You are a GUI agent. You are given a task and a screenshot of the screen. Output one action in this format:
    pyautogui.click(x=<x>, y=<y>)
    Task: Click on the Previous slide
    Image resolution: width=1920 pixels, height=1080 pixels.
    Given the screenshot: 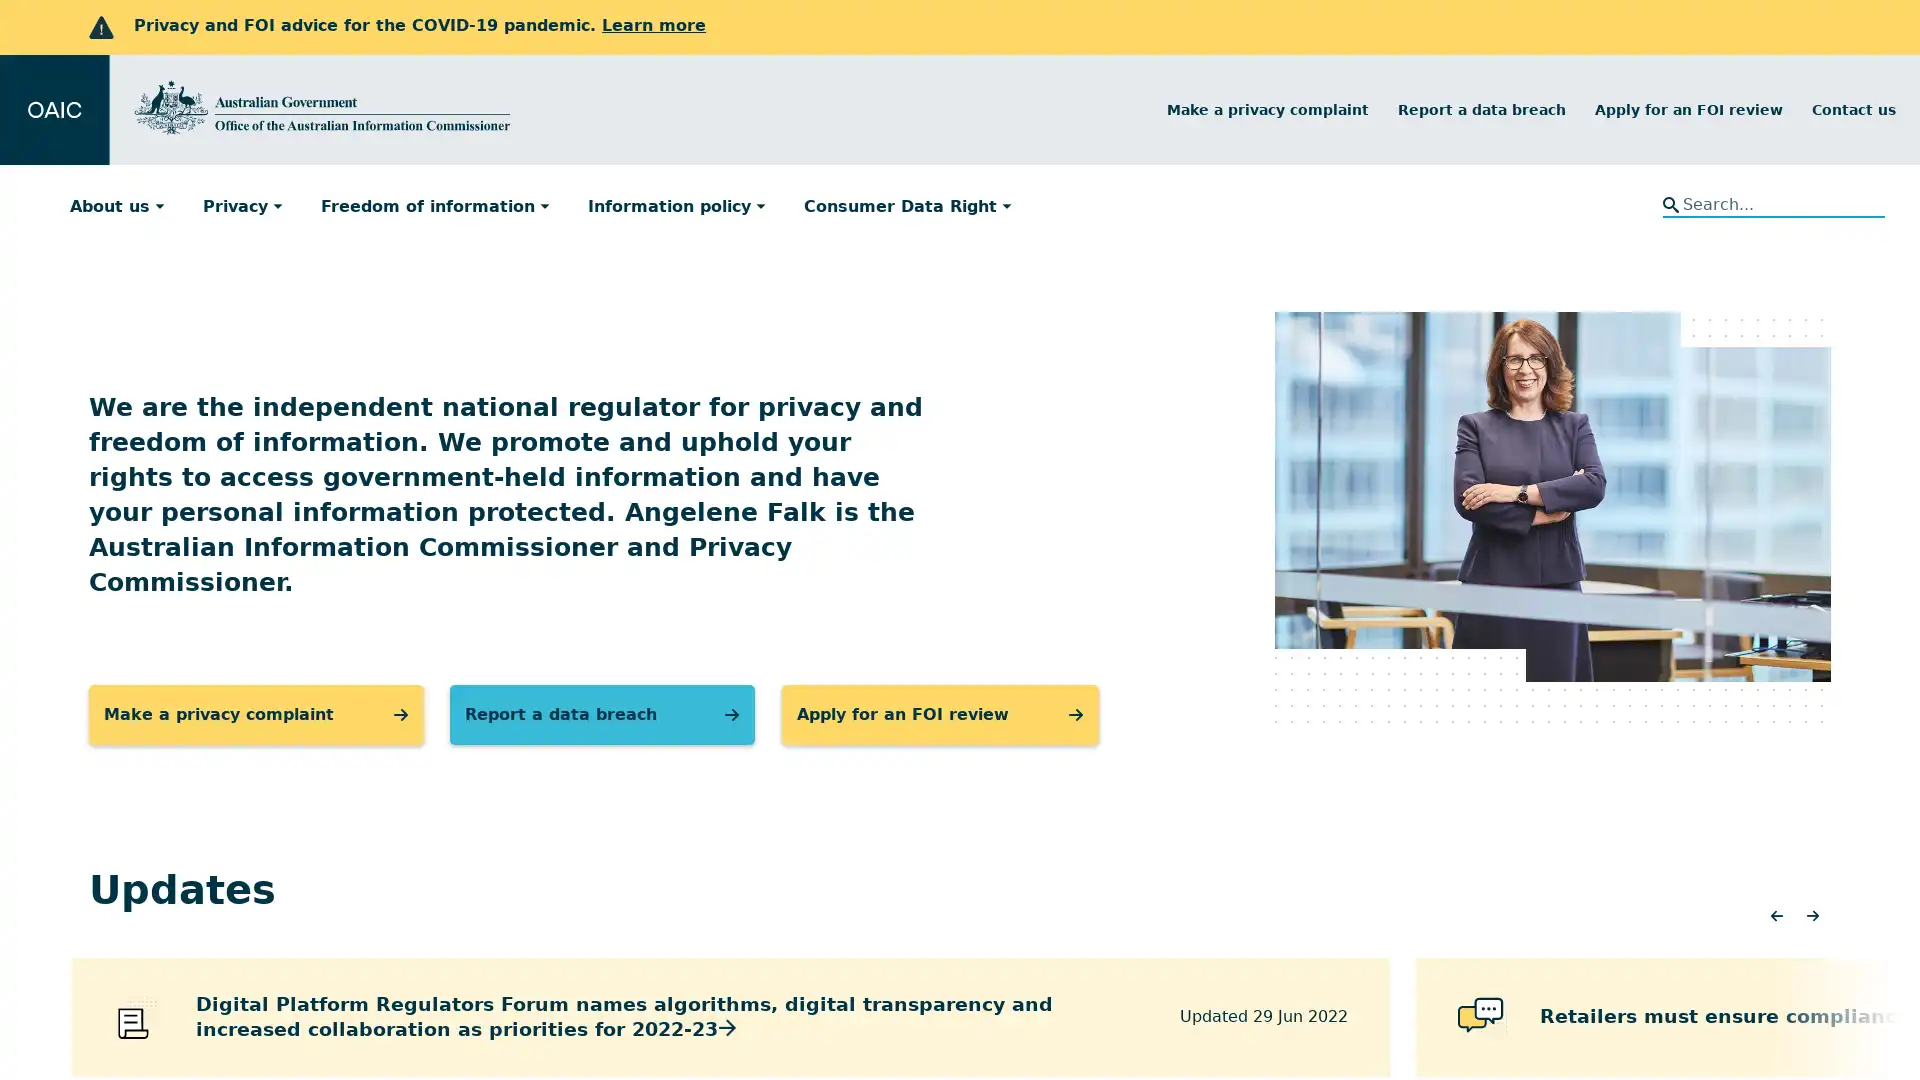 What is the action you would take?
    pyautogui.click(x=1776, y=917)
    